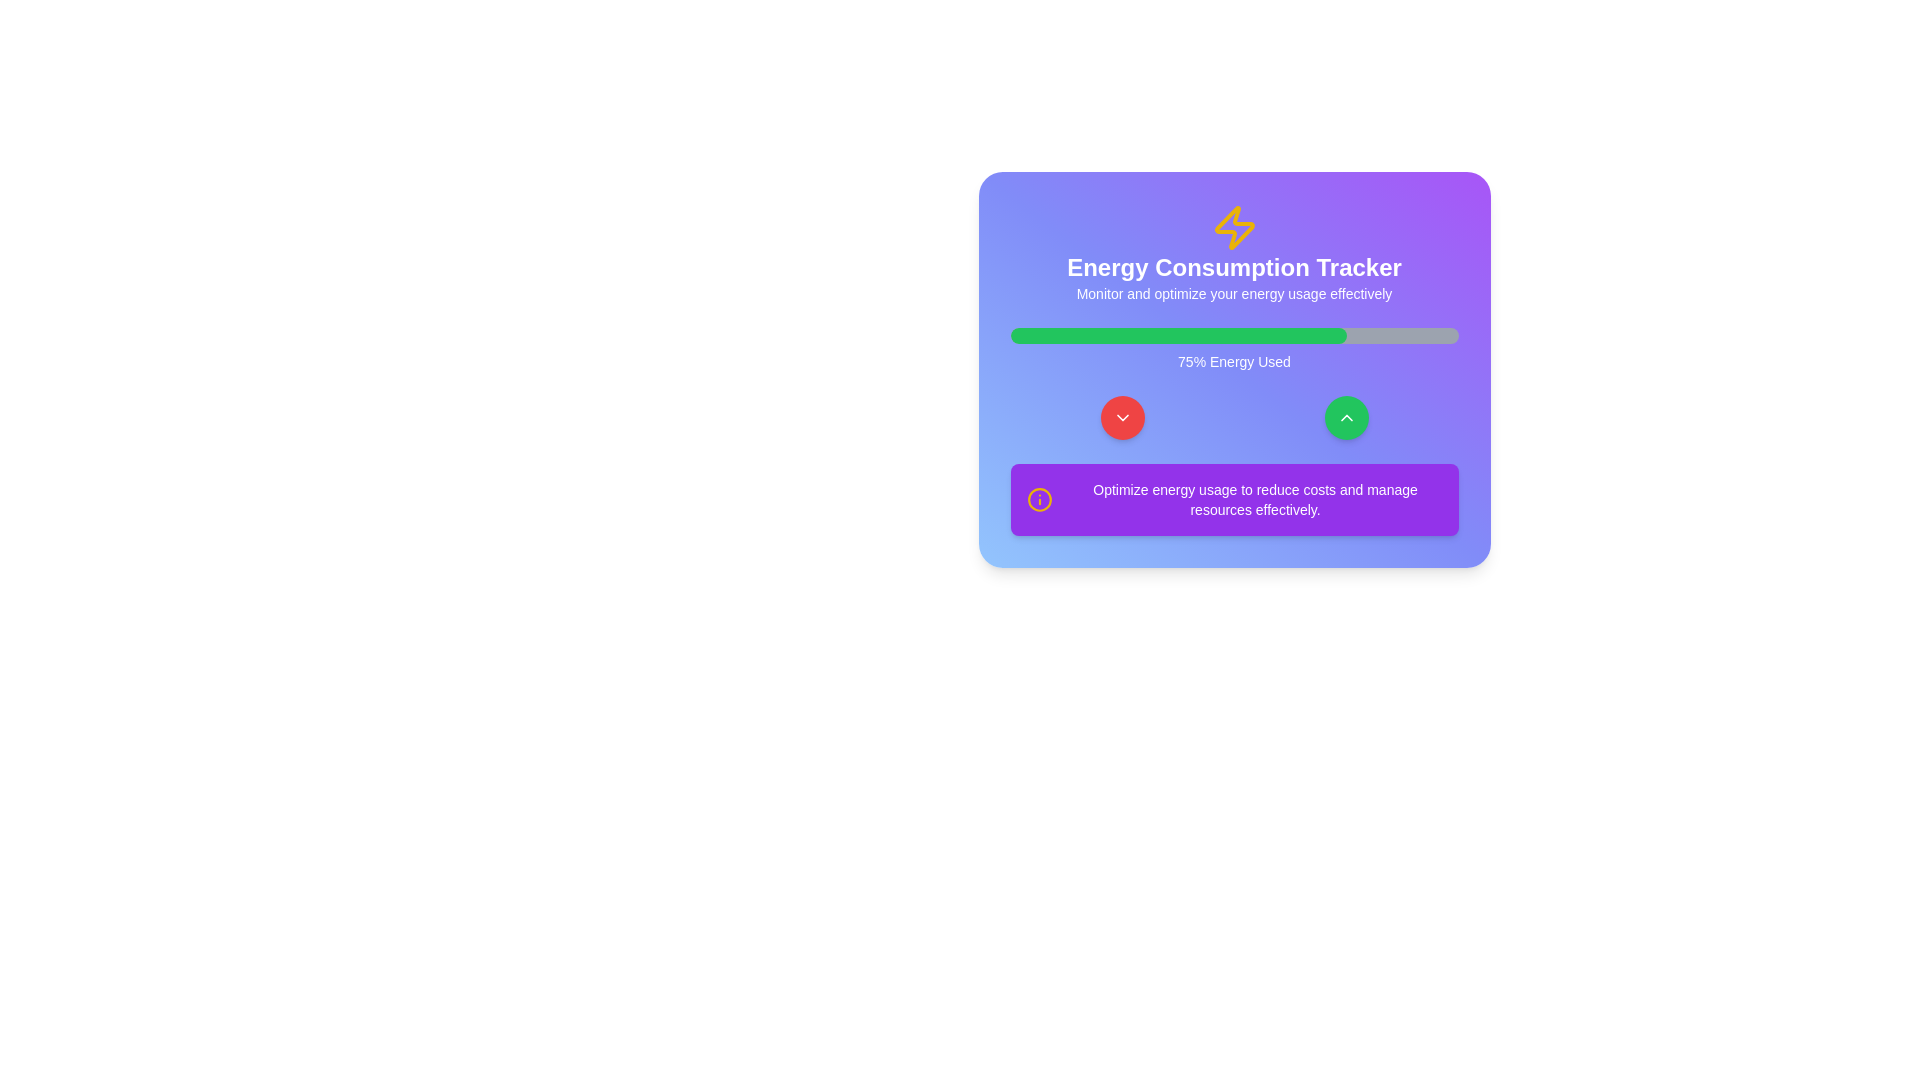  I want to click on the main header Text Label indicating the purpose of tracking energy consumption, which is positioned below a yellow lightning icon, so click(1233, 266).